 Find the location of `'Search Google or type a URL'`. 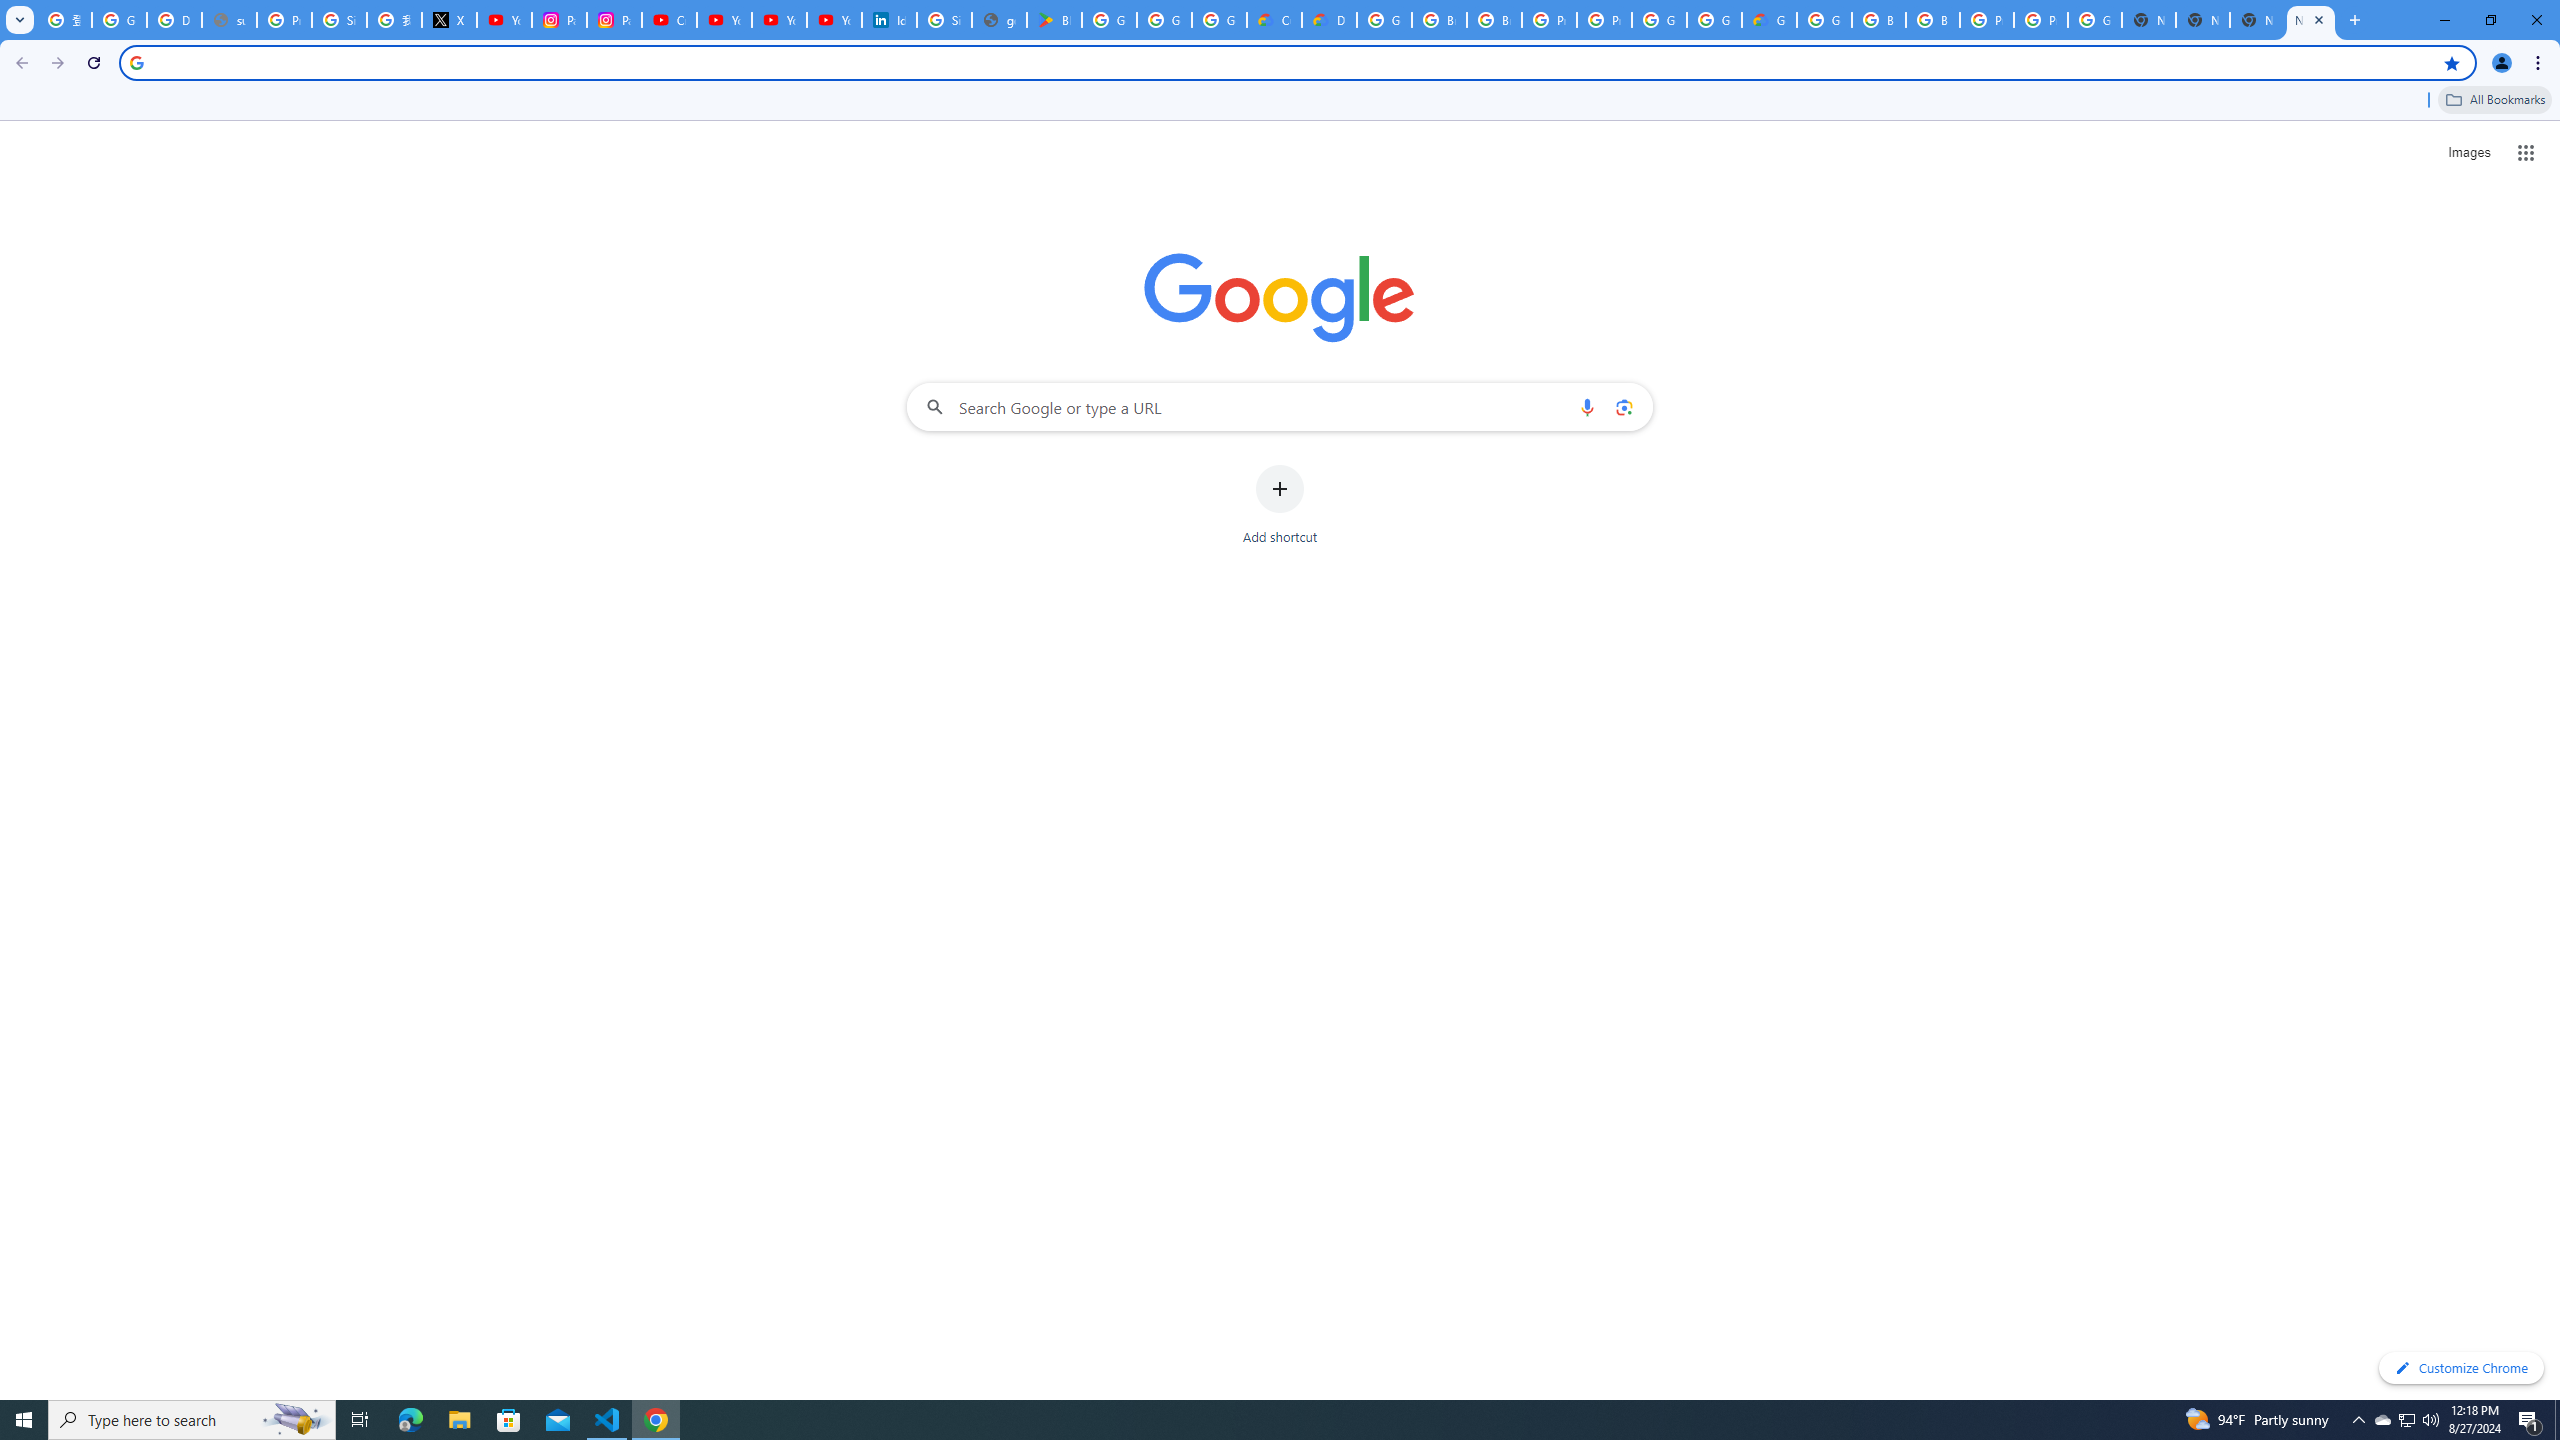

'Search Google or type a URL' is located at coordinates (1280, 405).